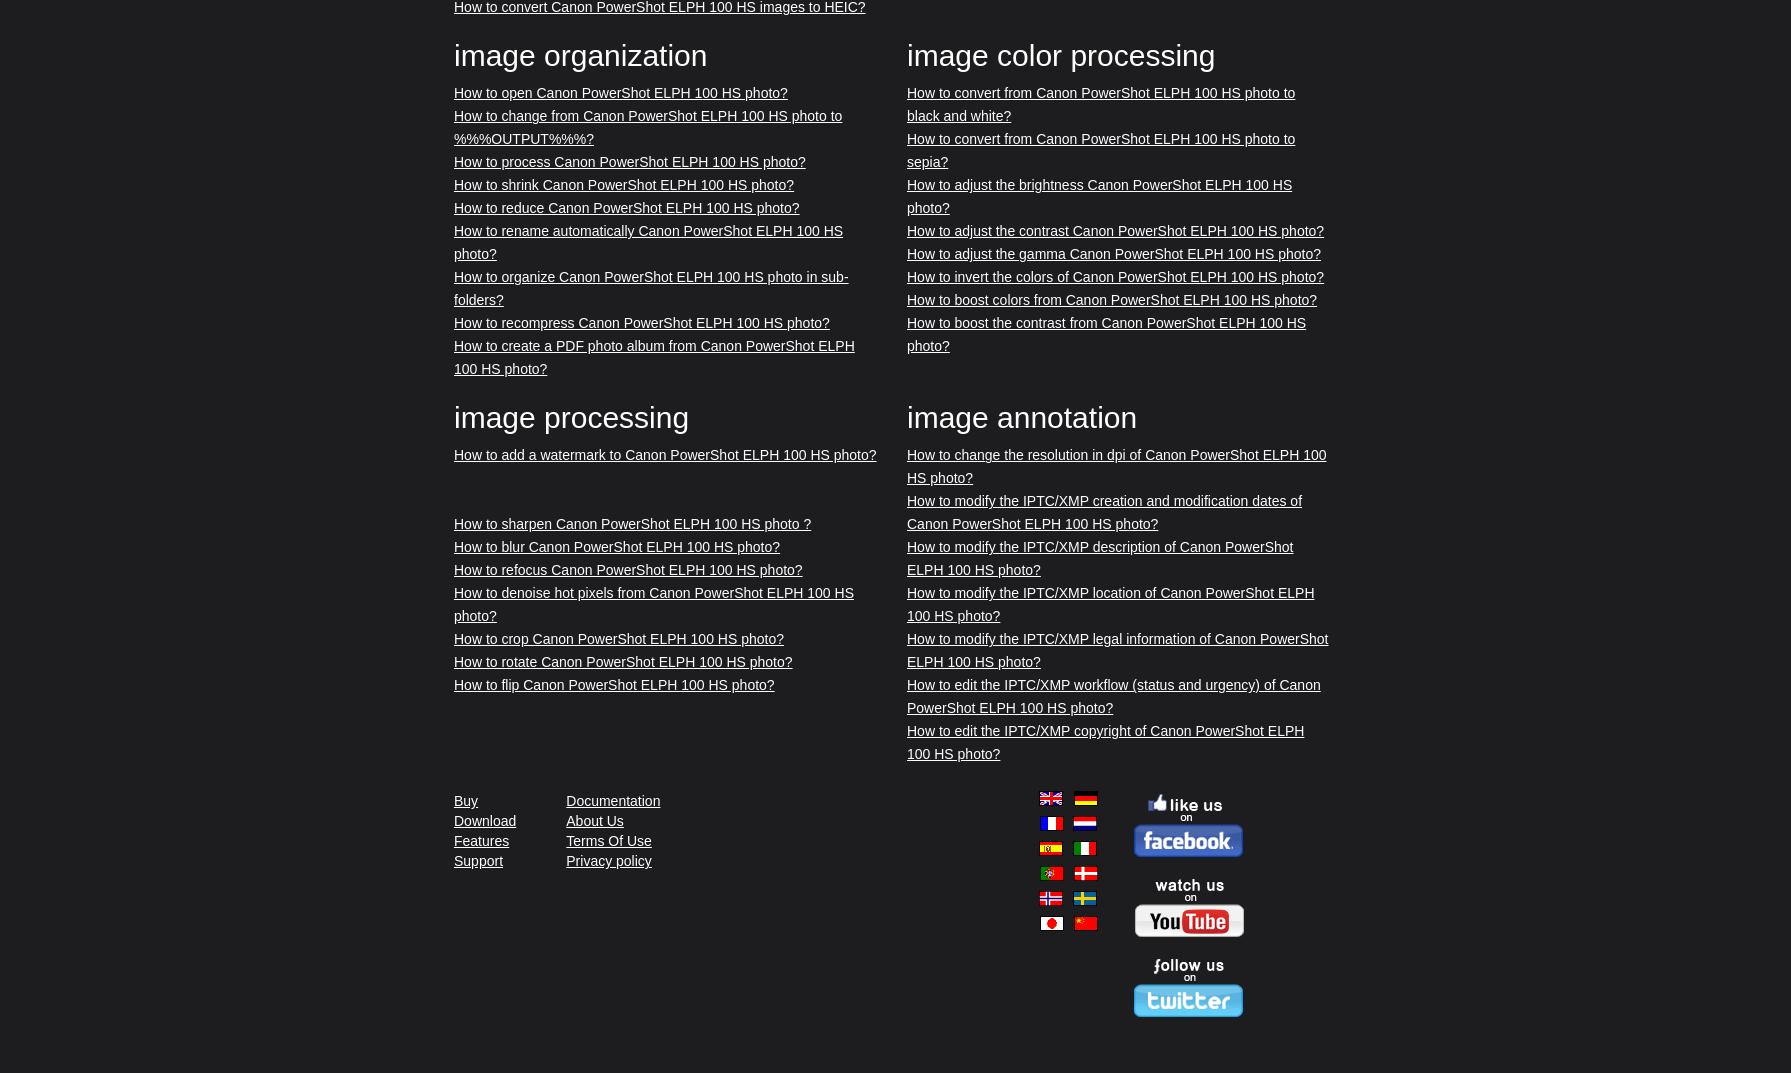  Describe the element at coordinates (1103, 511) in the screenshot. I see `'How to modify the IPTC/XMP creation and modification dates of  Canon PowerShot ELPH 100 HS photo?'` at that location.